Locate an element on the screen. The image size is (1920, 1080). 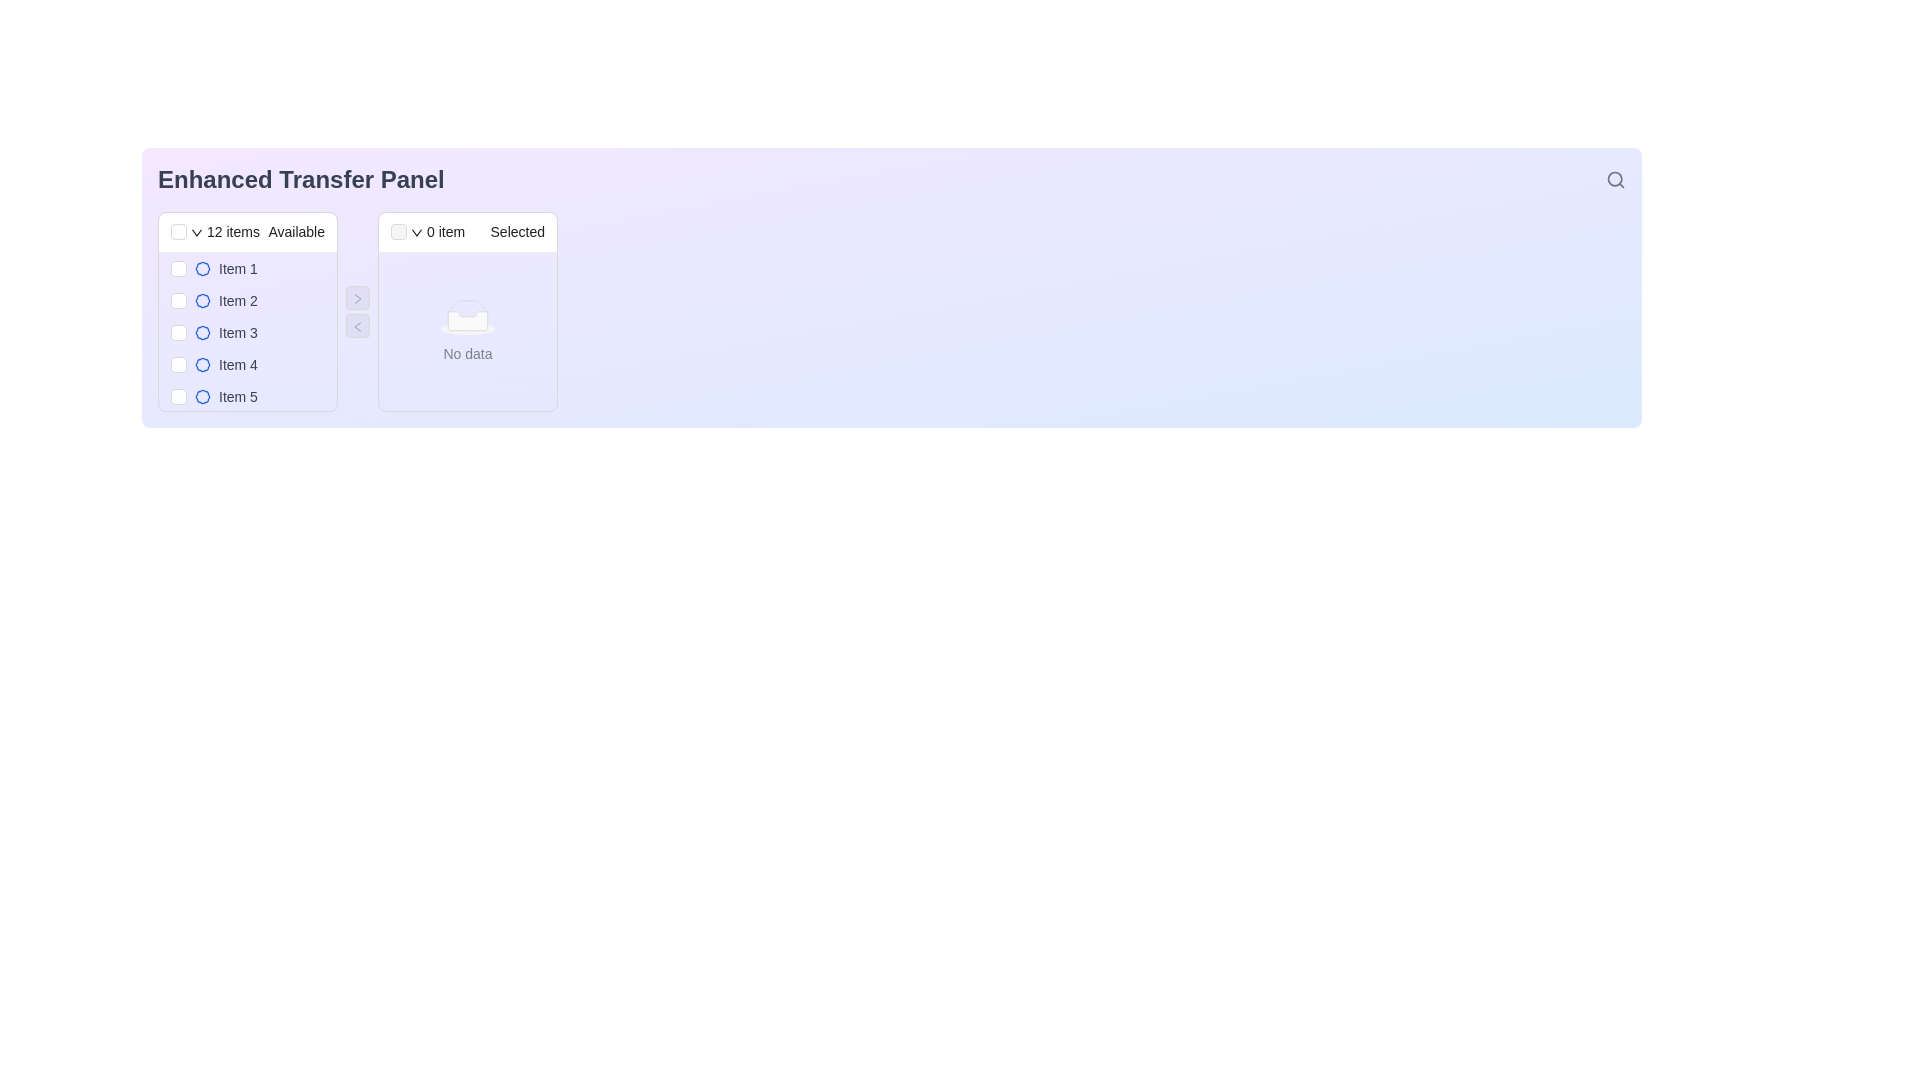
the text label indicating the availability of items, which is located in the header of the left-side panel in the transfer interface, to the right of '12 items' is located at coordinates (293, 230).